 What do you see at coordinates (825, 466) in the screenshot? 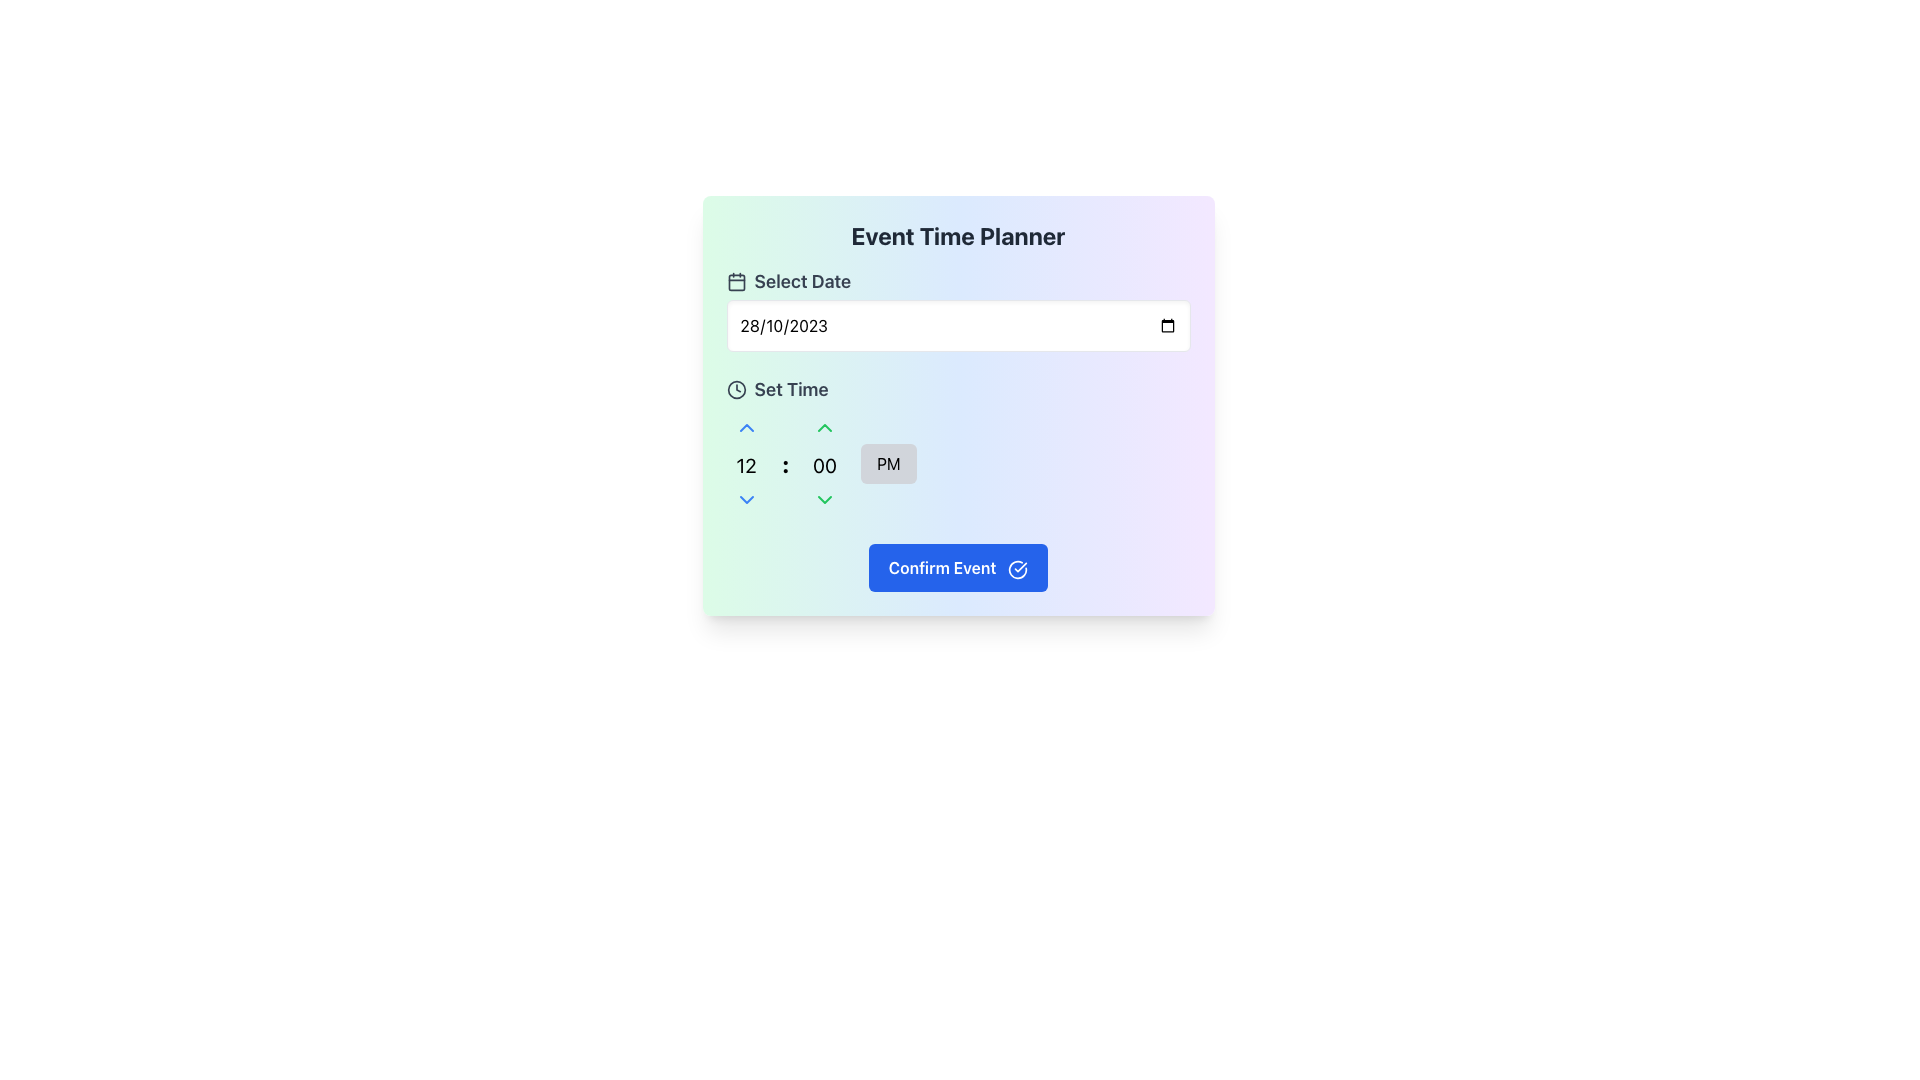
I see `the Text Display element showing '00' which is part of the time-setting interface under the 'Set Time' label` at bounding box center [825, 466].